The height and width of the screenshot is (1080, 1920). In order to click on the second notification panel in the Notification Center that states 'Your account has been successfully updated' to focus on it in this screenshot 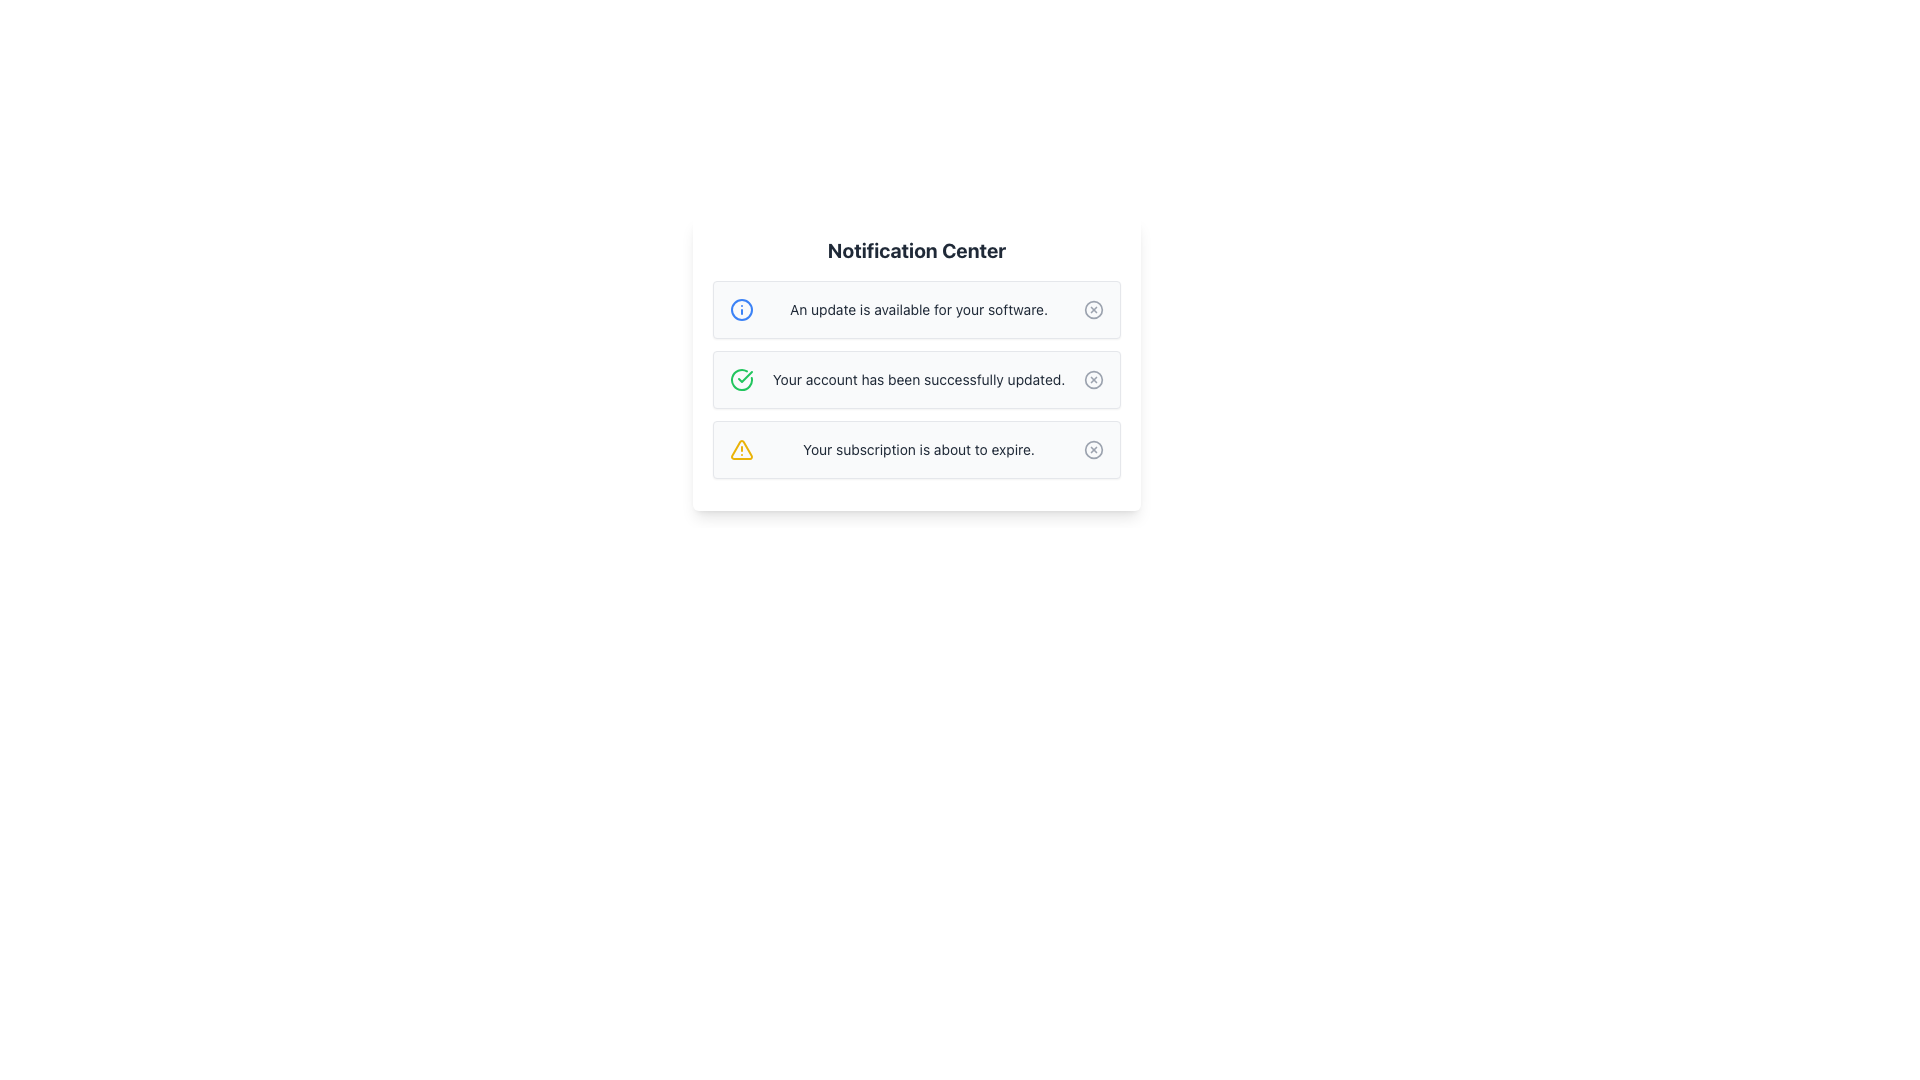, I will do `click(915, 363)`.